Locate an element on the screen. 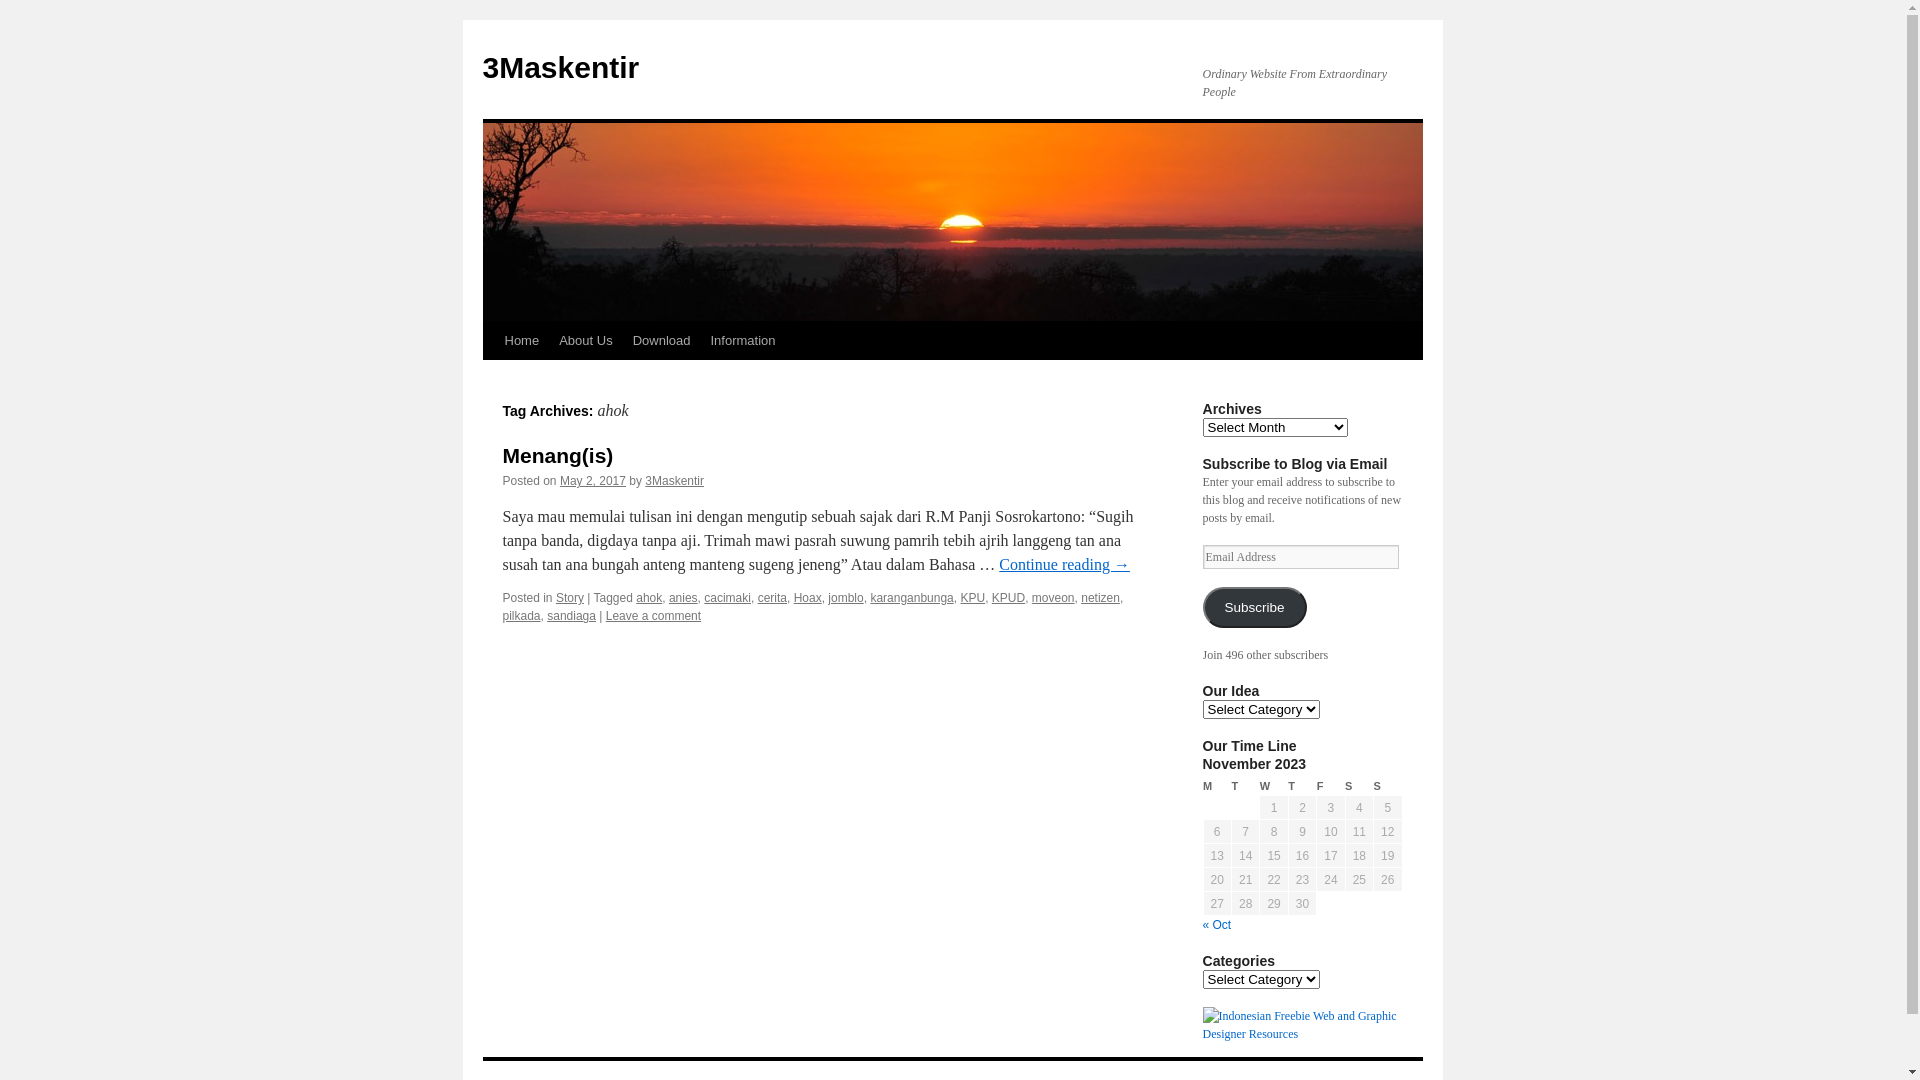 The height and width of the screenshot is (1080, 1920). 'moveon' is located at coordinates (1052, 596).